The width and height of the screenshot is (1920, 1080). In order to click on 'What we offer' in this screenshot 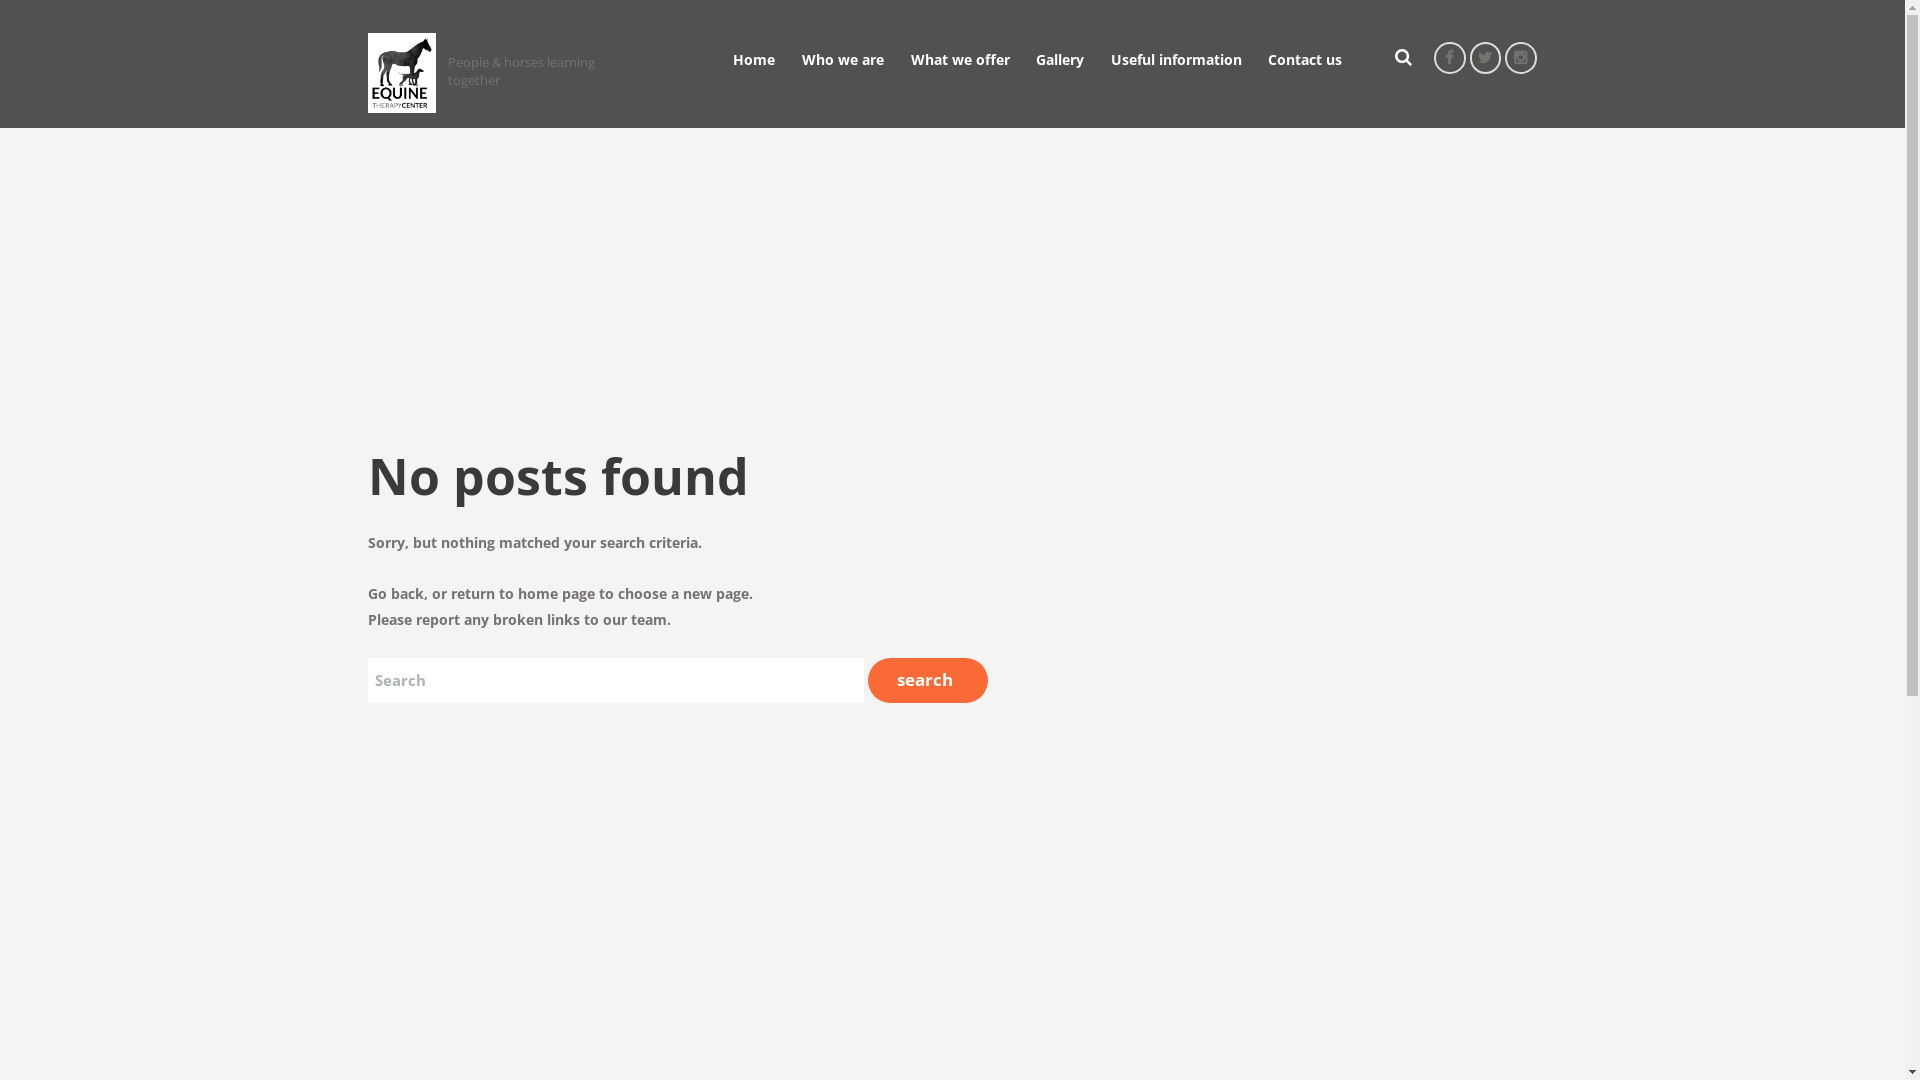, I will do `click(958, 57)`.